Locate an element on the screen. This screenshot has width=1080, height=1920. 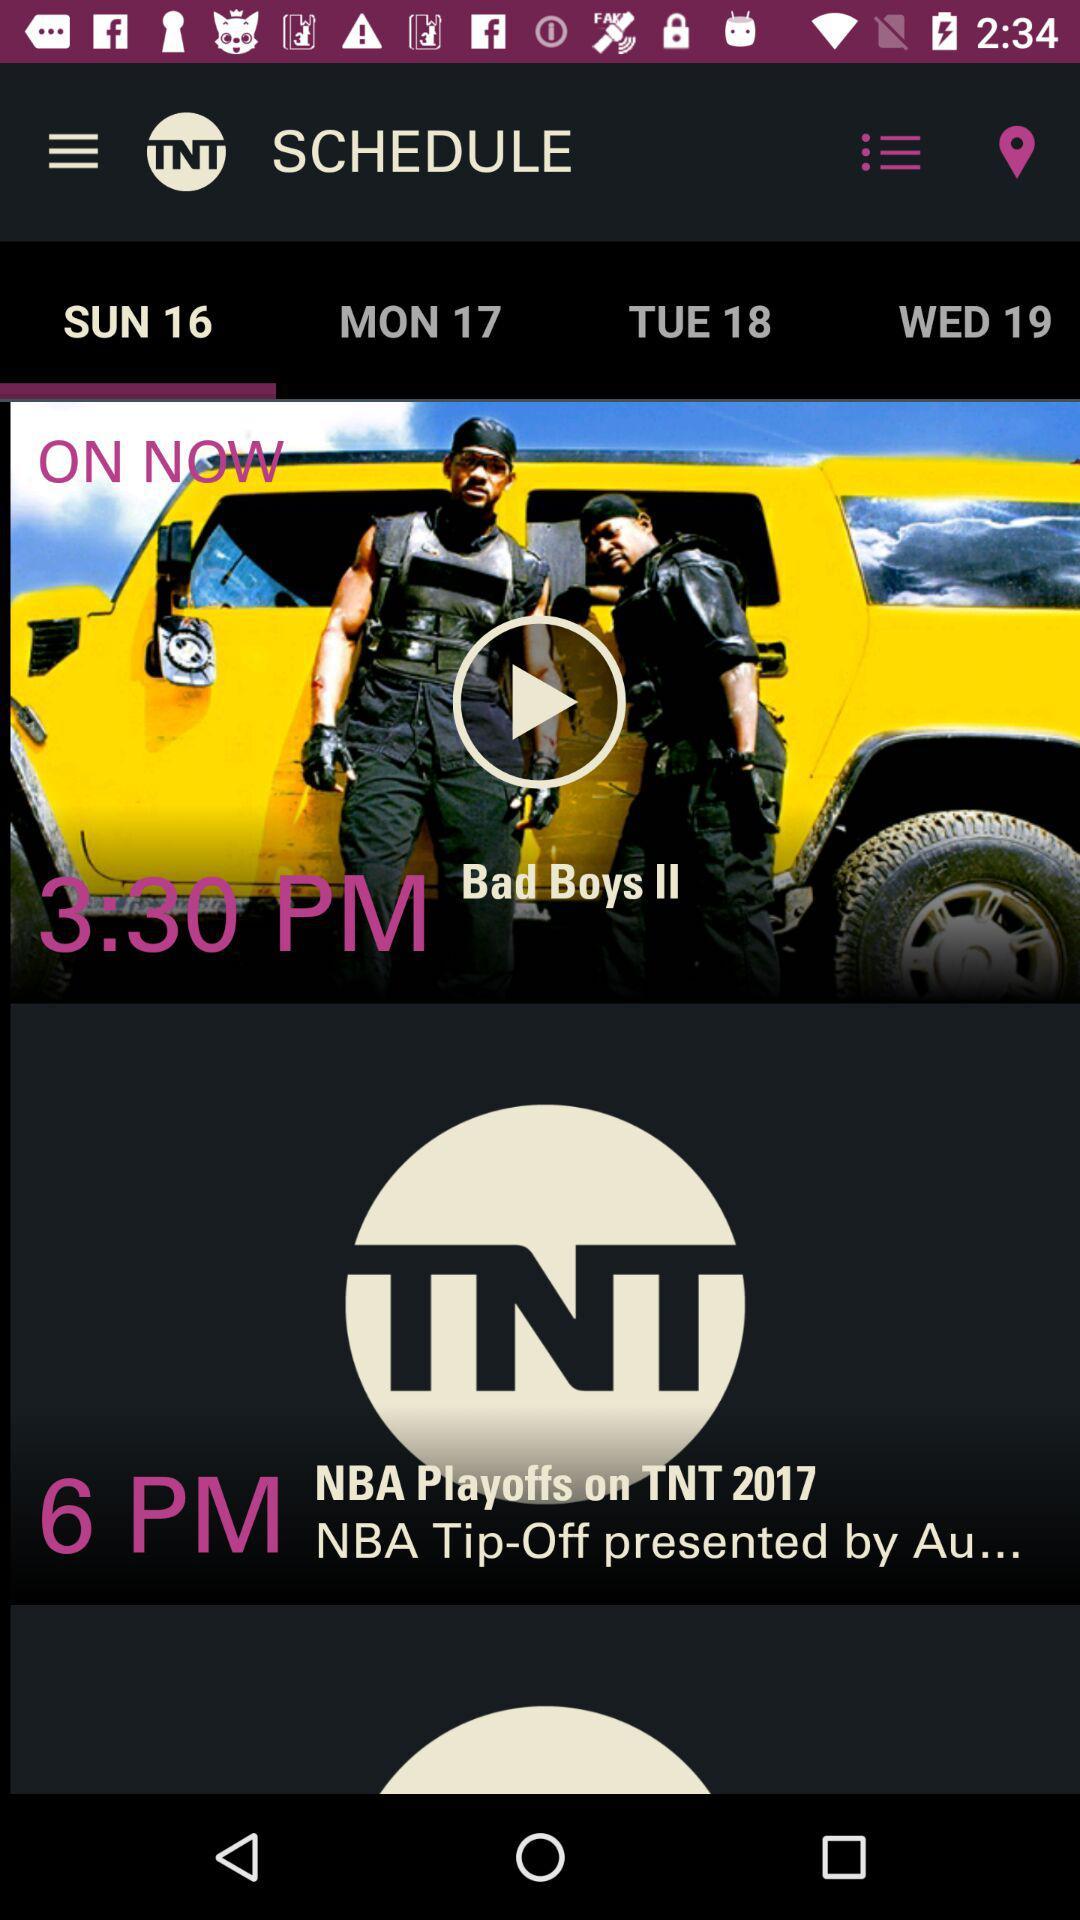
the icon above the tue 18 icon is located at coordinates (890, 151).